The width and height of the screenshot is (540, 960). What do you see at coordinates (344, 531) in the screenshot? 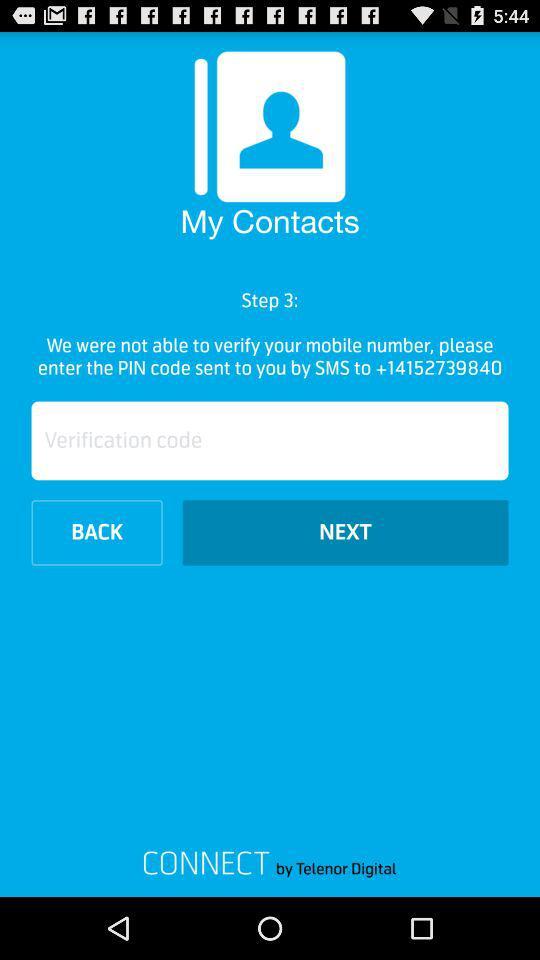
I see `item to the right of the back` at bounding box center [344, 531].